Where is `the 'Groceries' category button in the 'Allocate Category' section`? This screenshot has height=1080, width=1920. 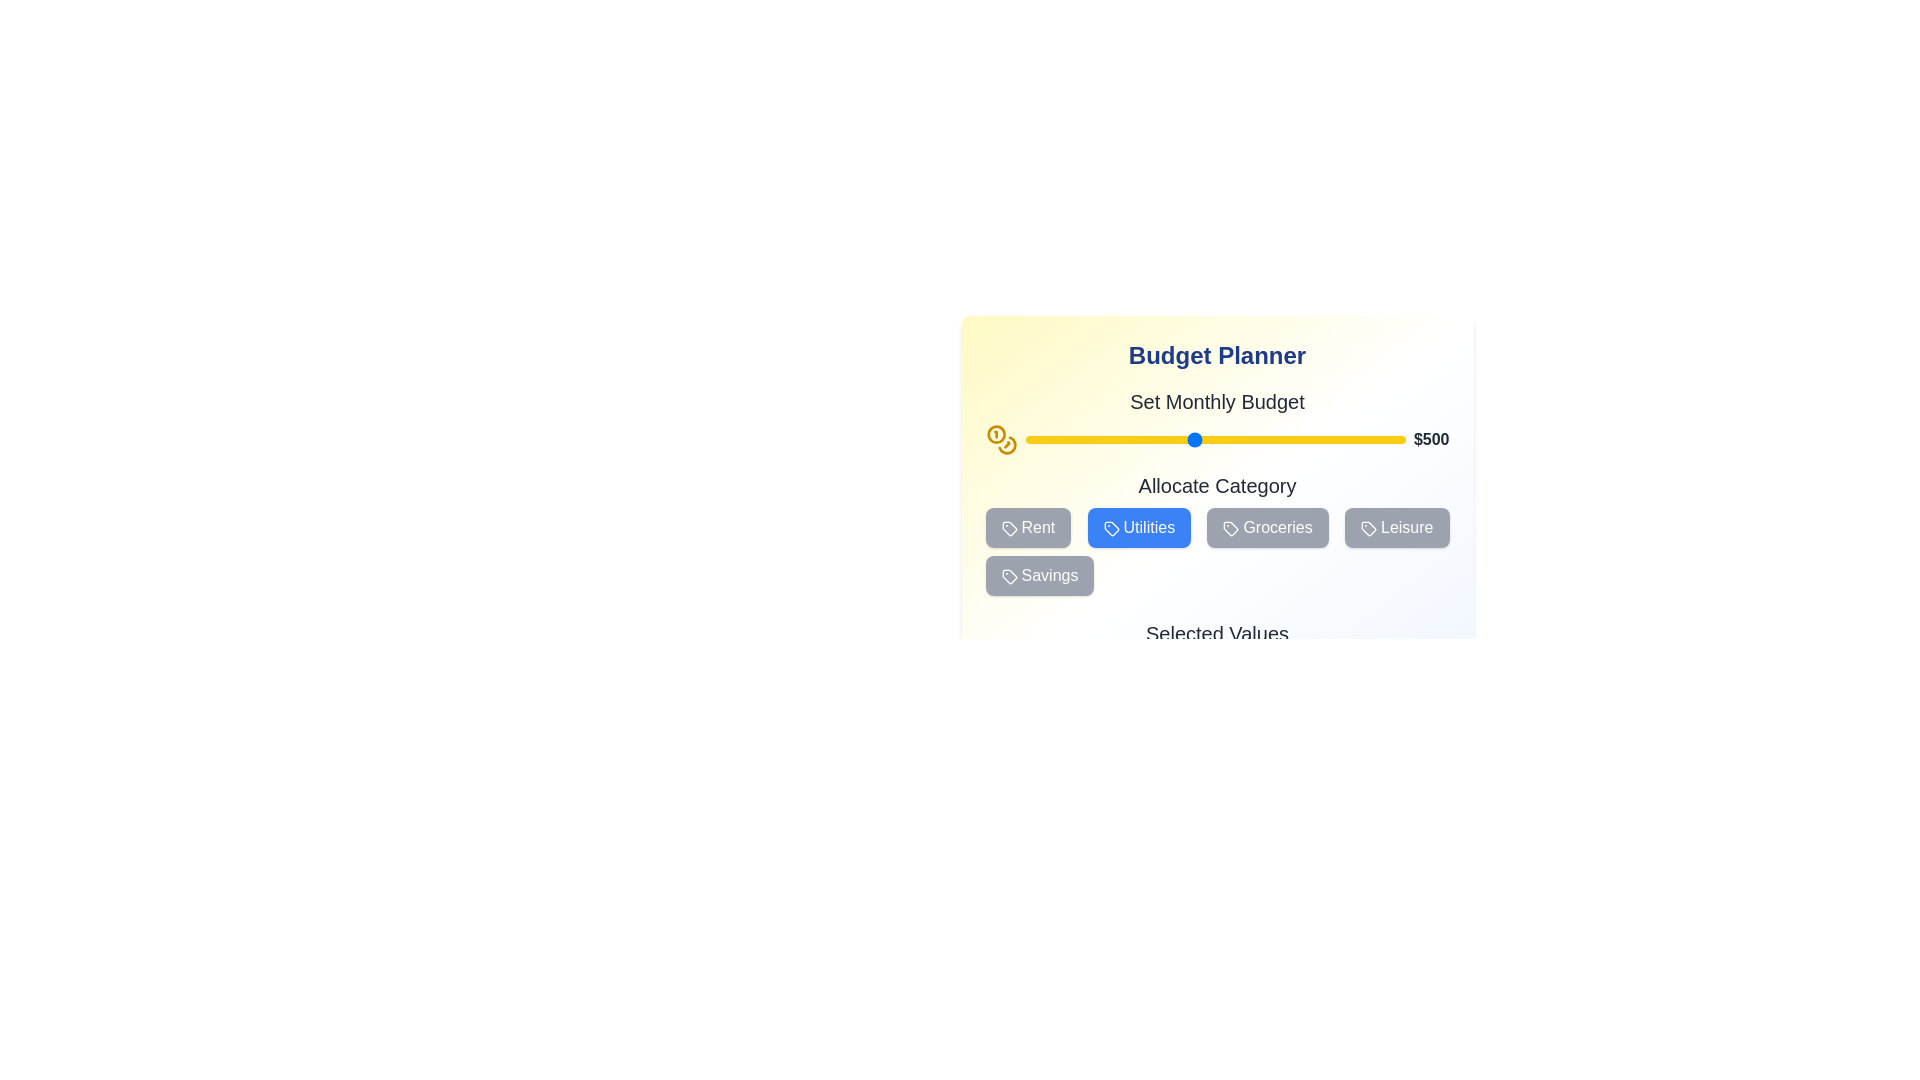 the 'Groceries' category button in the 'Allocate Category' section is located at coordinates (1267, 527).